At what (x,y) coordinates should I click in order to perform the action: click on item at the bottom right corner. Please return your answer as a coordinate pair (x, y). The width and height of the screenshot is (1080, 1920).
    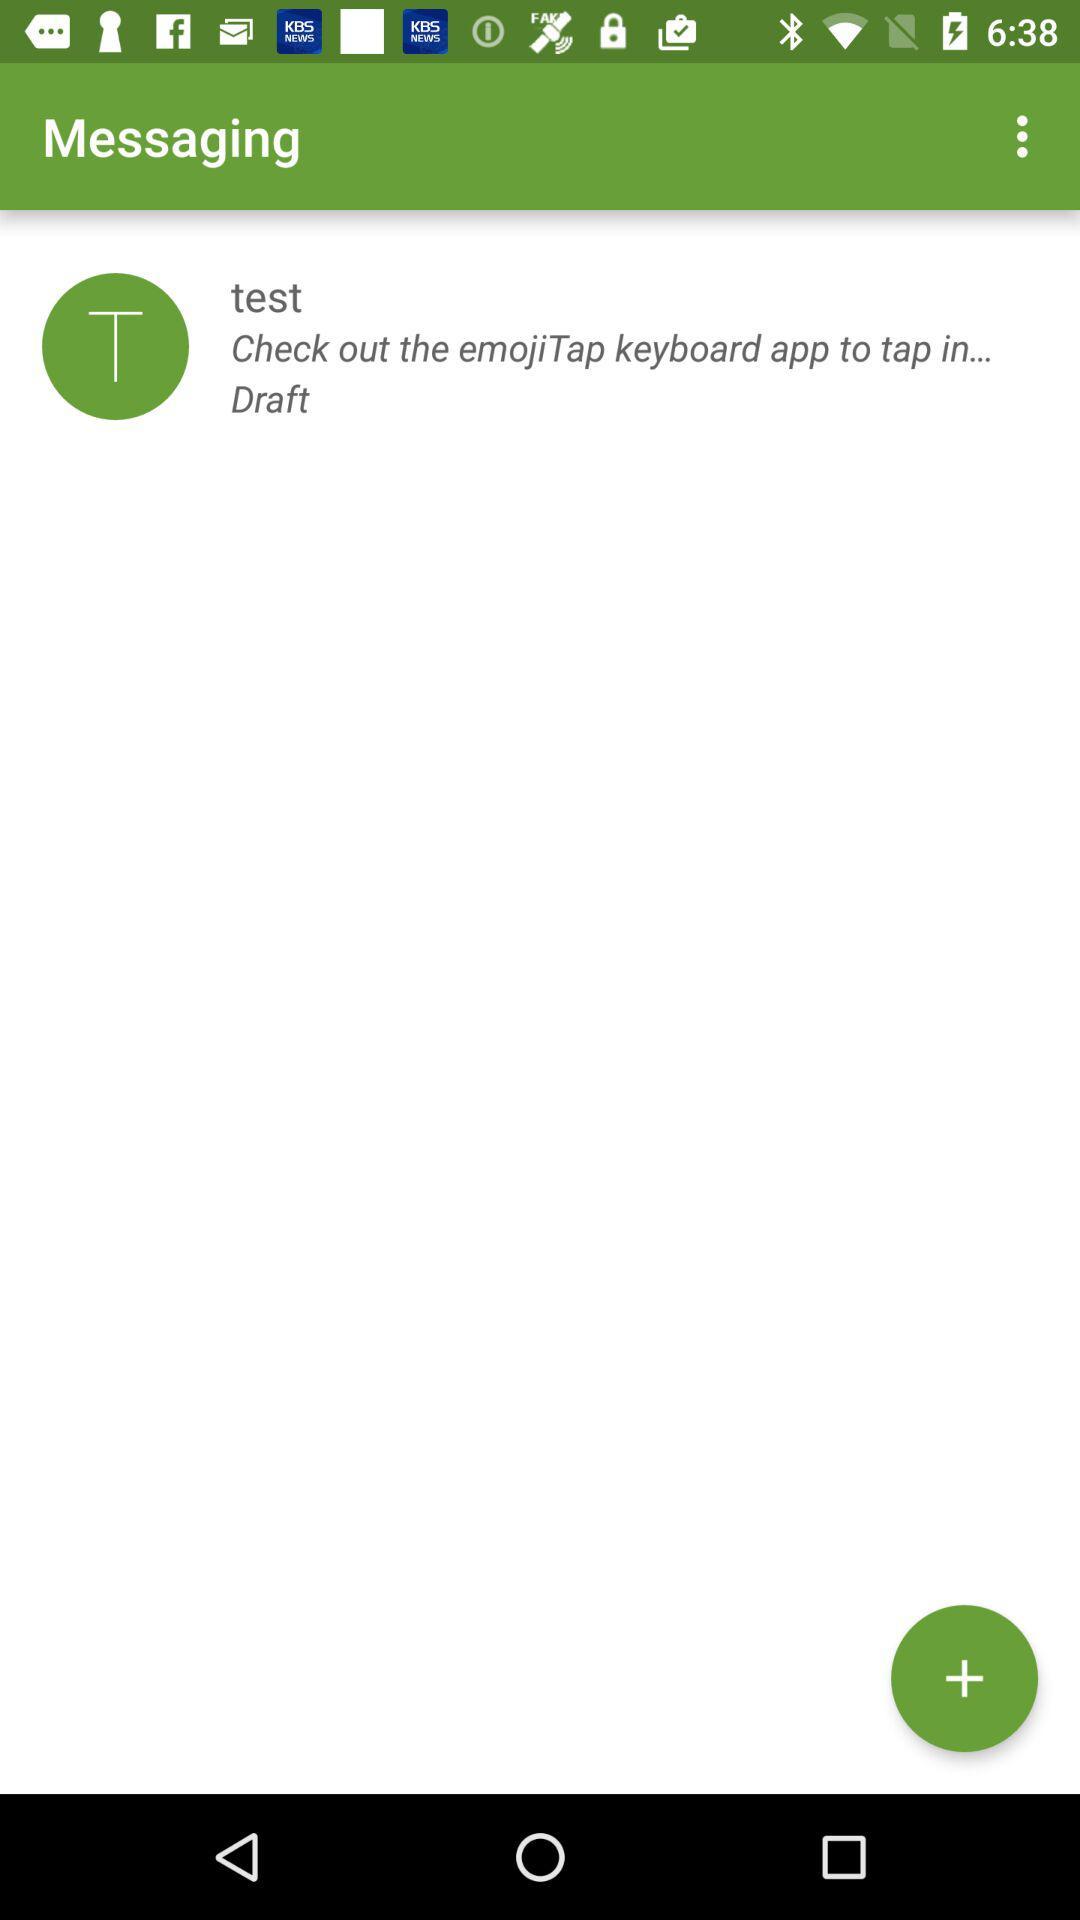
    Looking at the image, I should click on (963, 1678).